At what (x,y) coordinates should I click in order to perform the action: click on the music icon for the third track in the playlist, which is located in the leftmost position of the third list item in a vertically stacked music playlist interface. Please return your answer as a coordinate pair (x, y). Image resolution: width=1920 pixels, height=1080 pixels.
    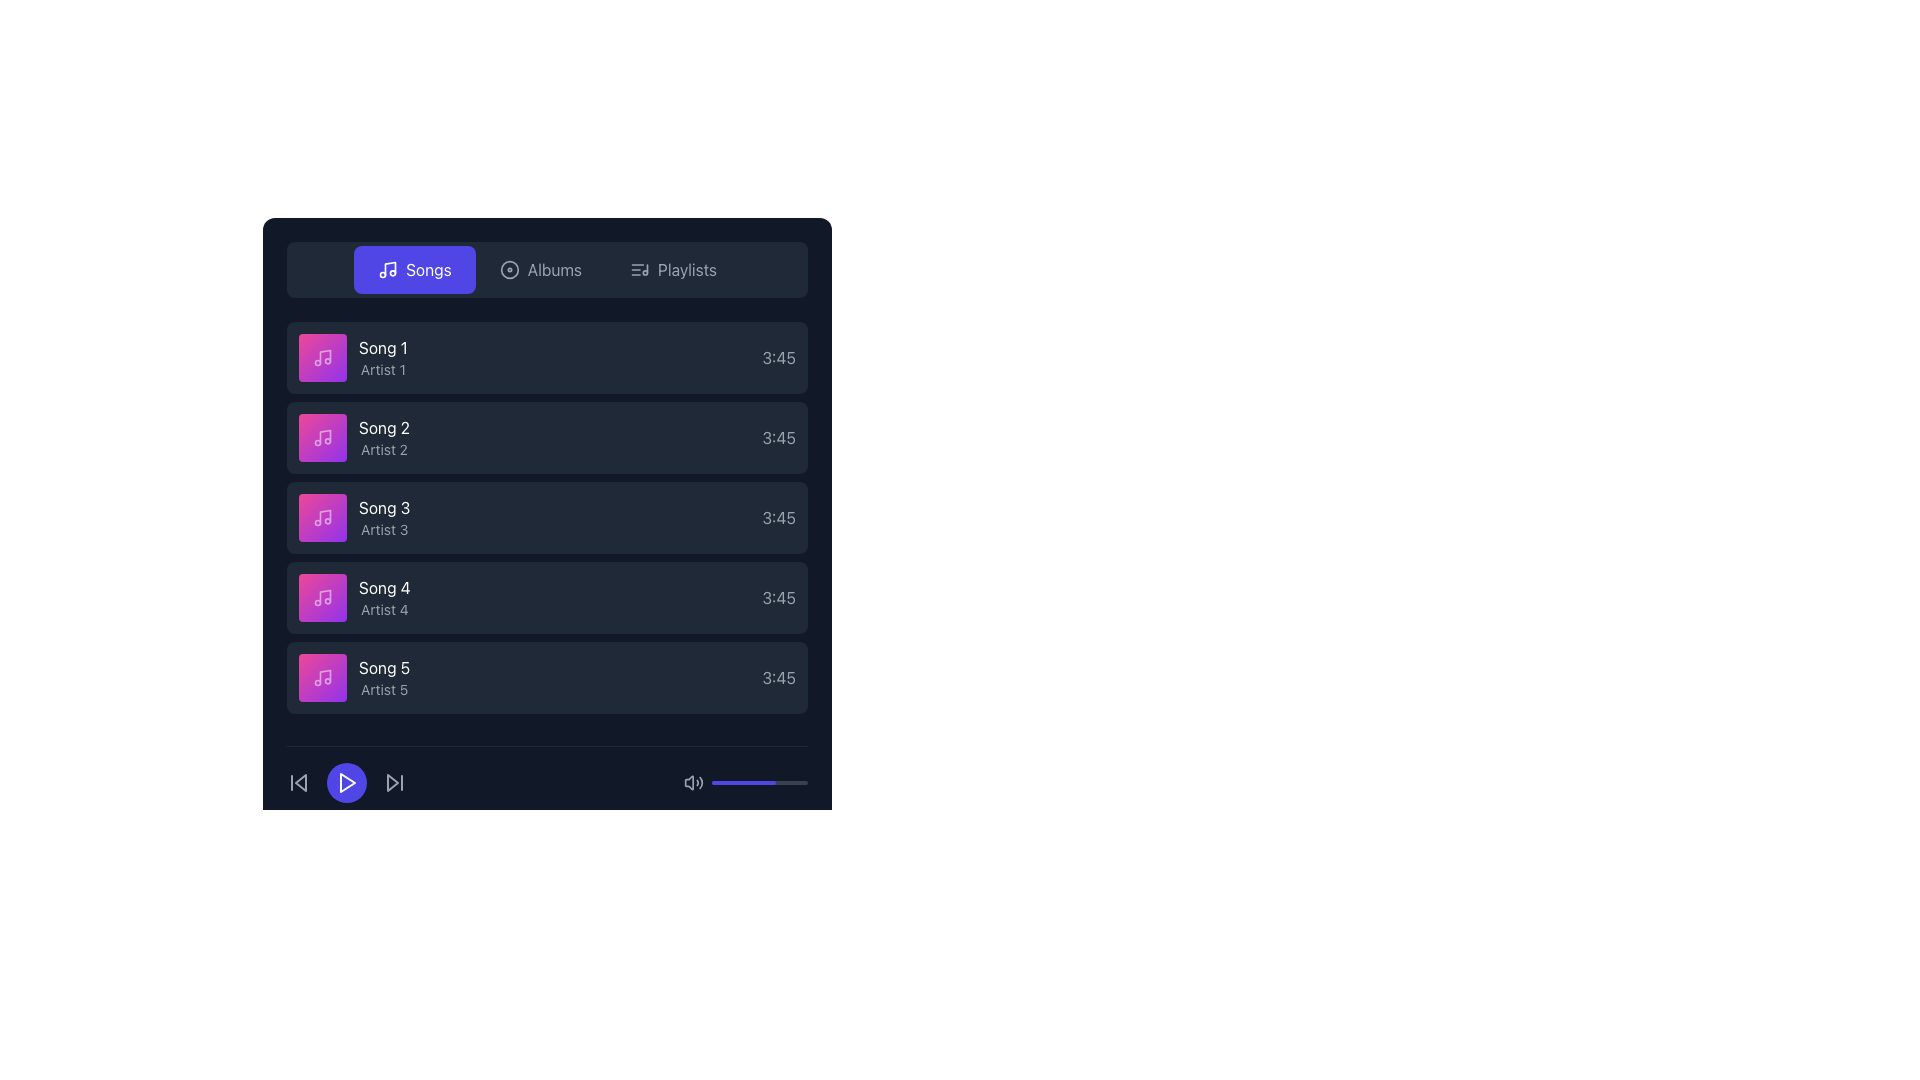
    Looking at the image, I should click on (322, 516).